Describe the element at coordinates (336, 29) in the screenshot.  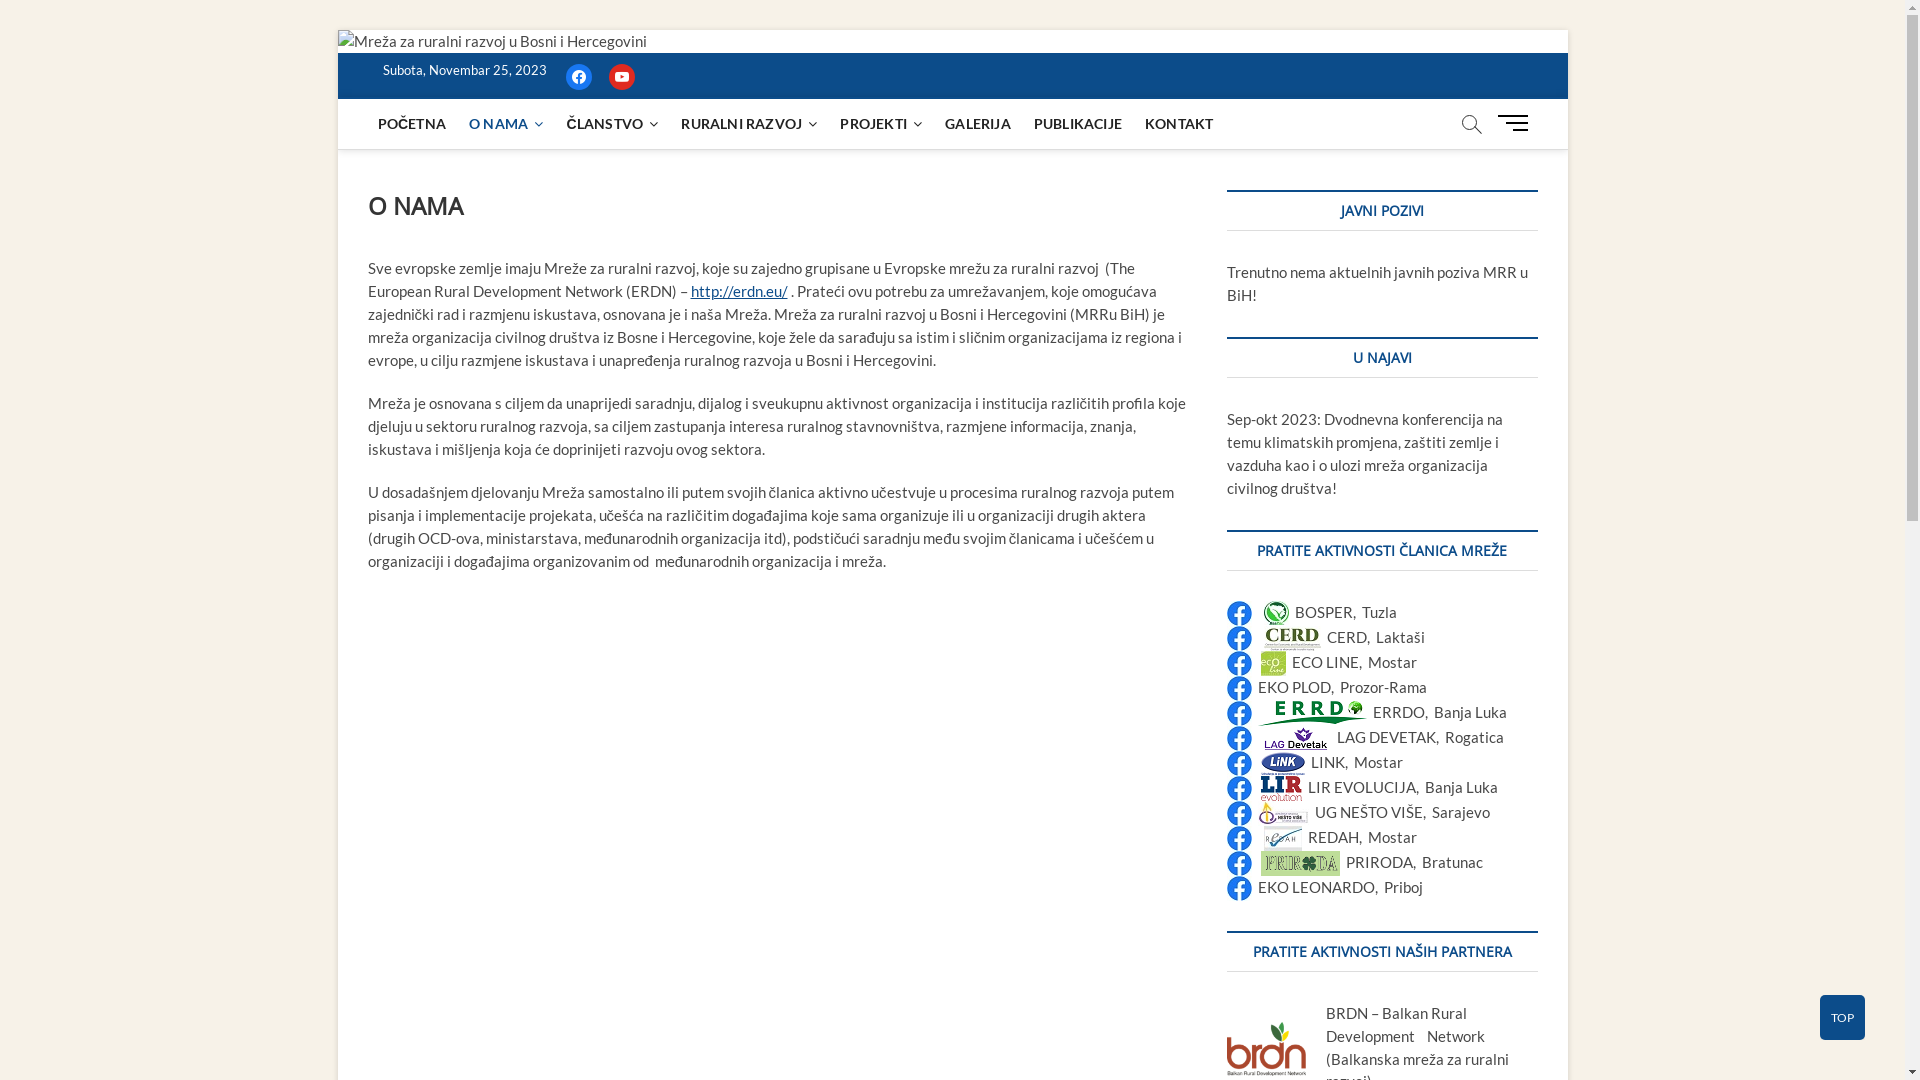
I see `'Skip to content'` at that location.